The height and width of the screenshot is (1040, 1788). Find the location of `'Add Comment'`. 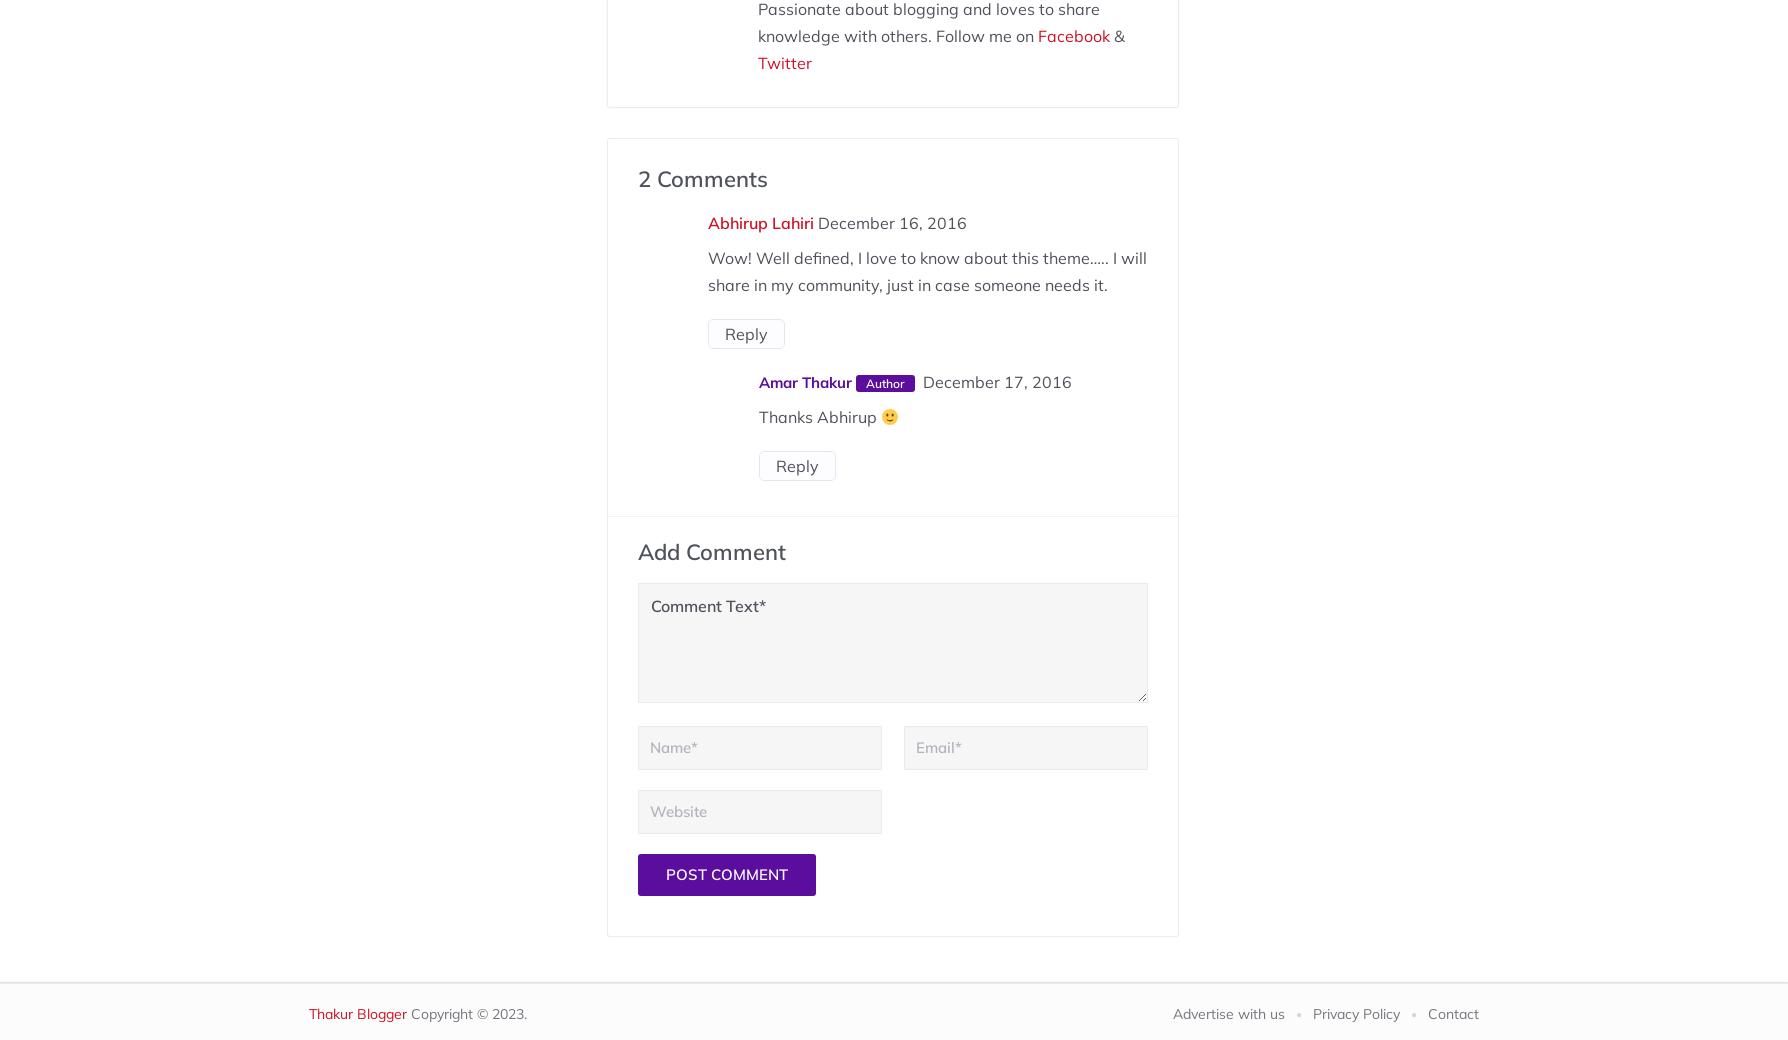

'Add Comment' is located at coordinates (710, 551).